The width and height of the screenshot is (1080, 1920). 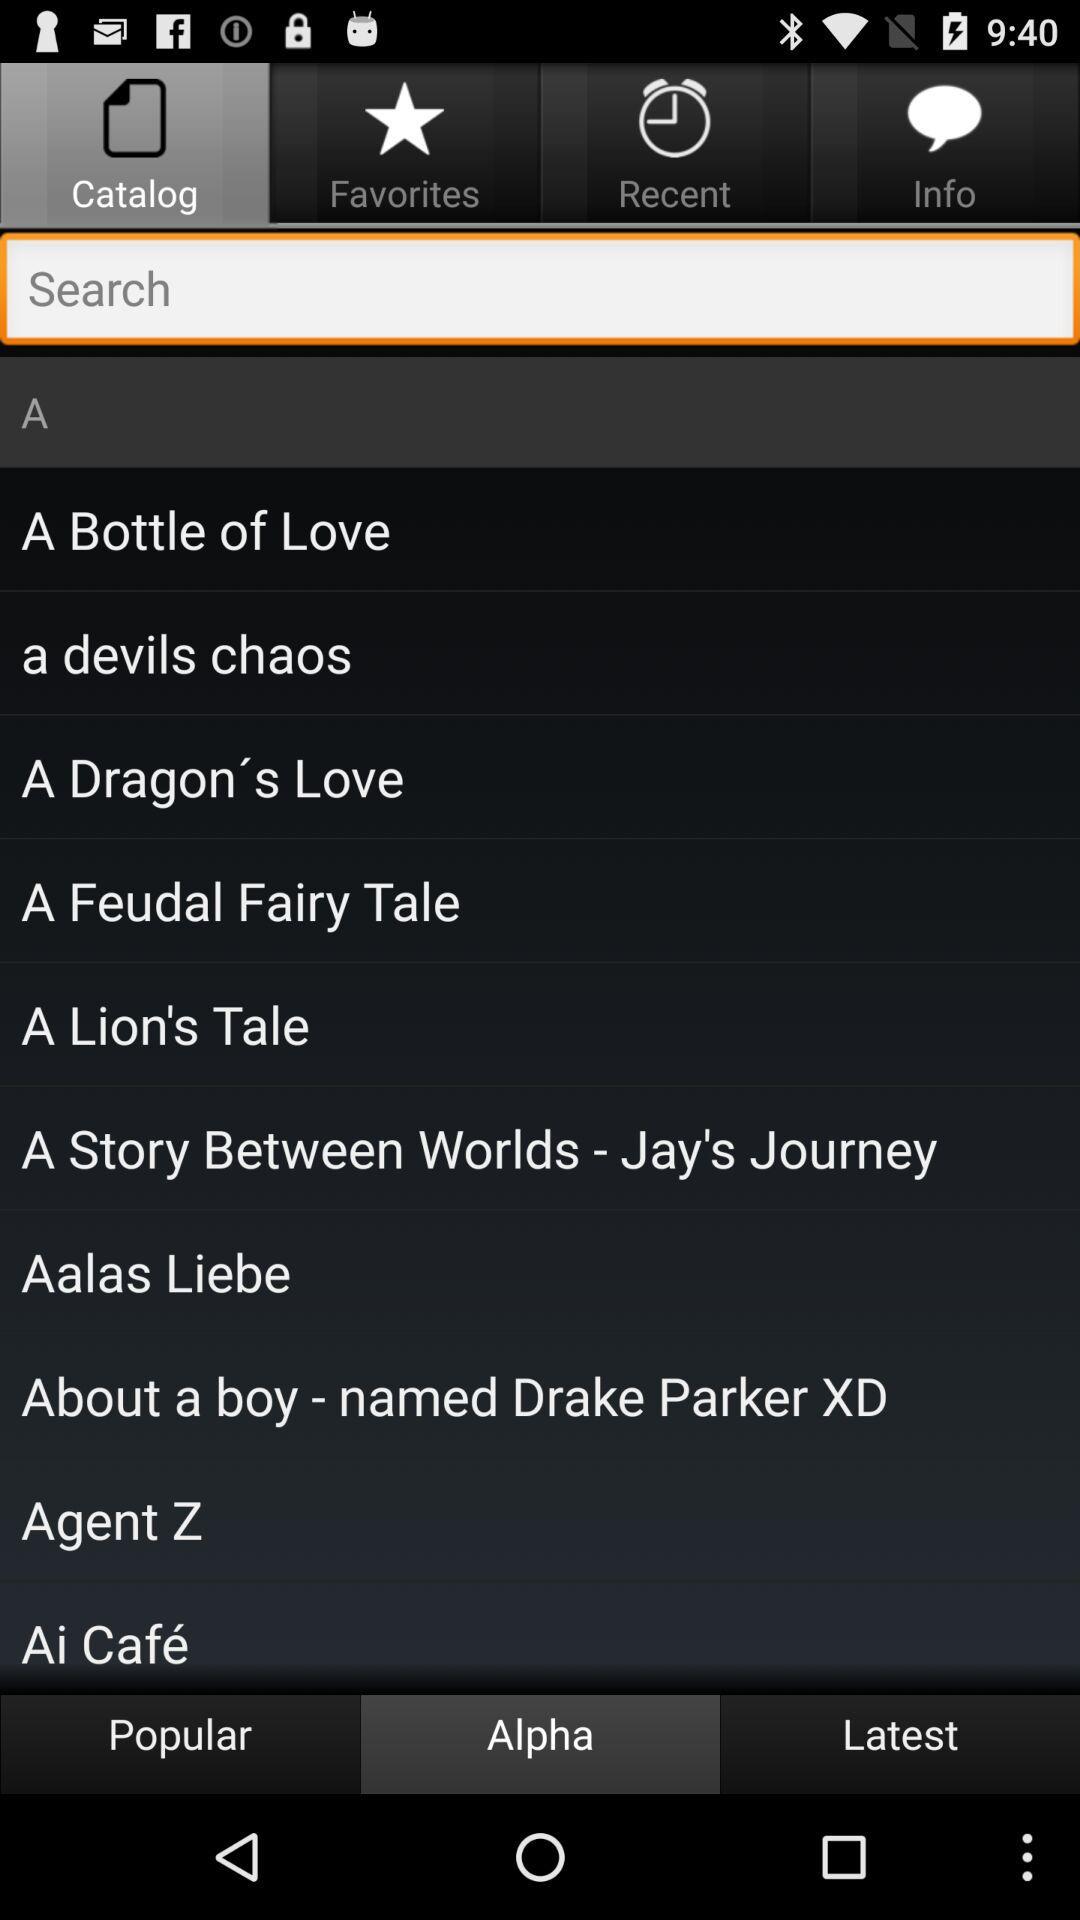 I want to click on the a feudal fairy icon, so click(x=540, y=899).